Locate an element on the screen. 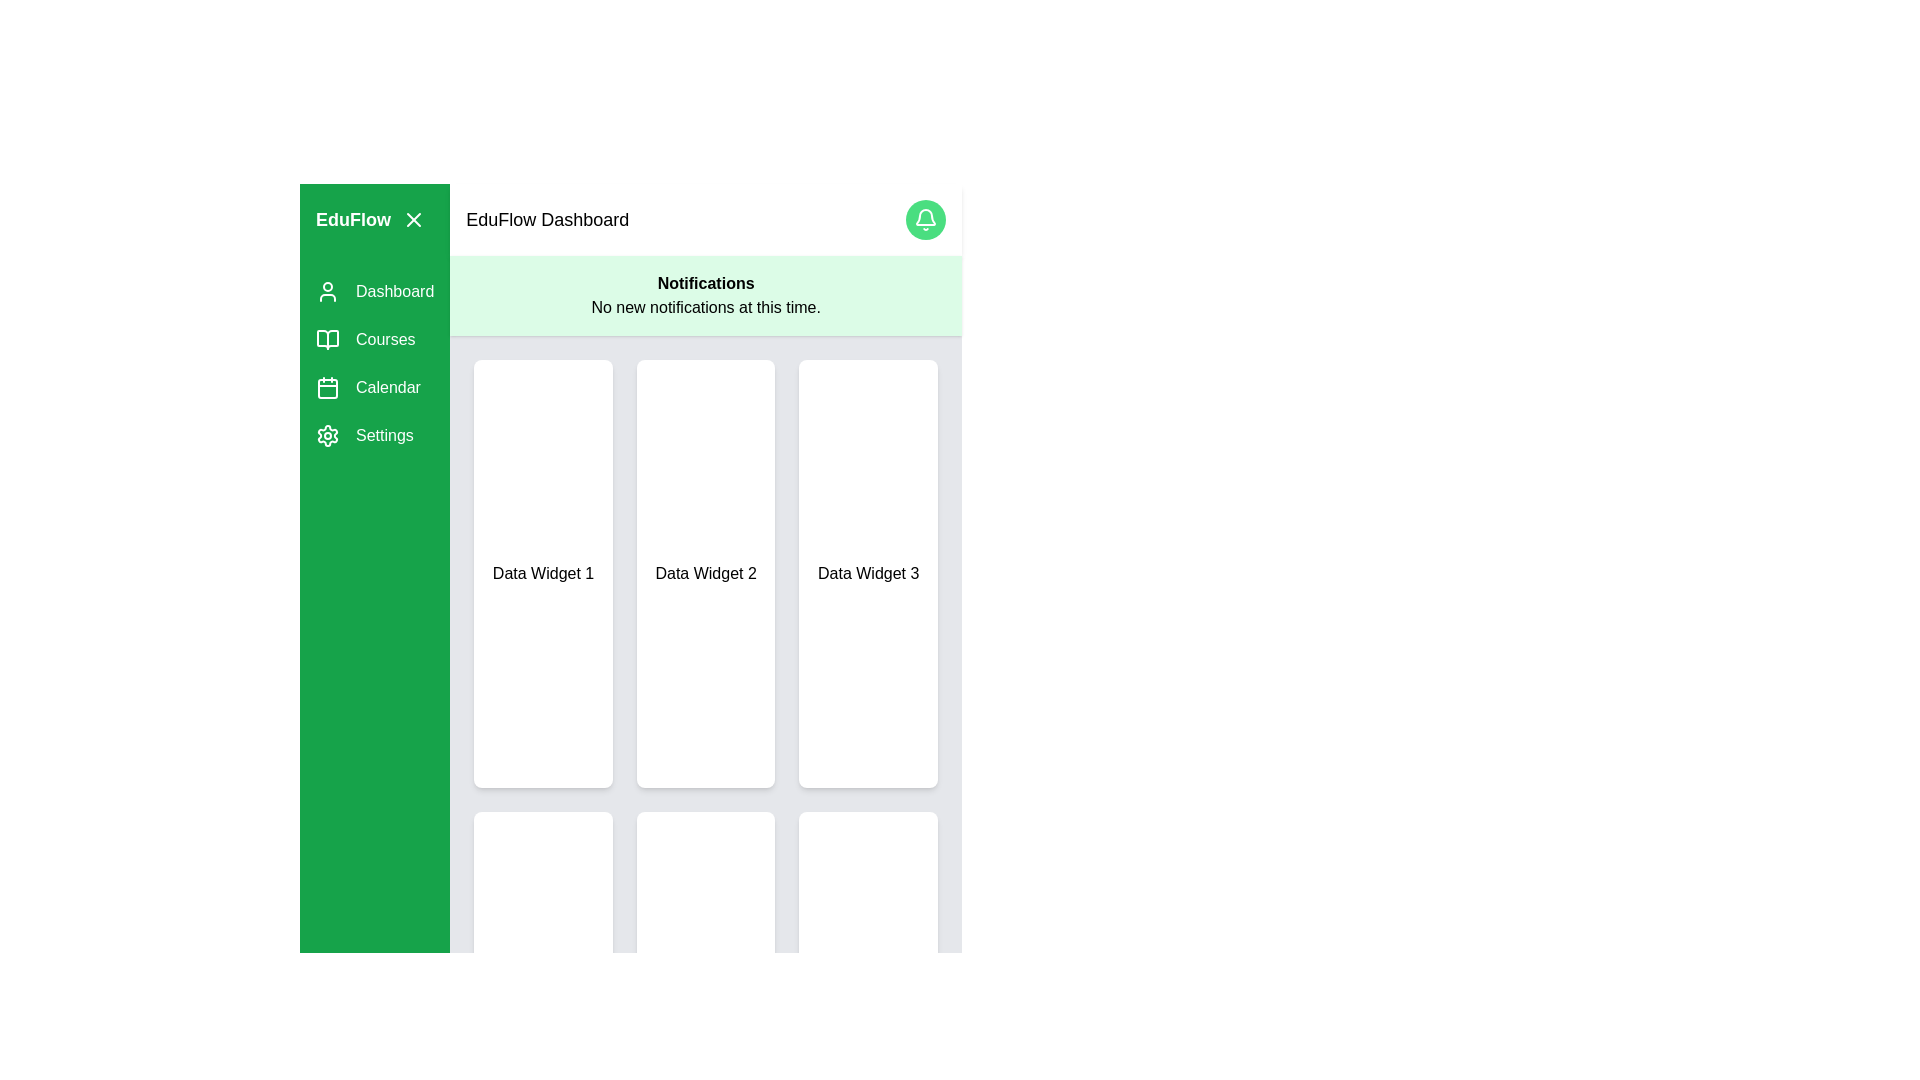 The image size is (1920, 1080). the calendar navigation button located in the vertical menu bar on the left side, which is the third item from the top is located at coordinates (375, 388).